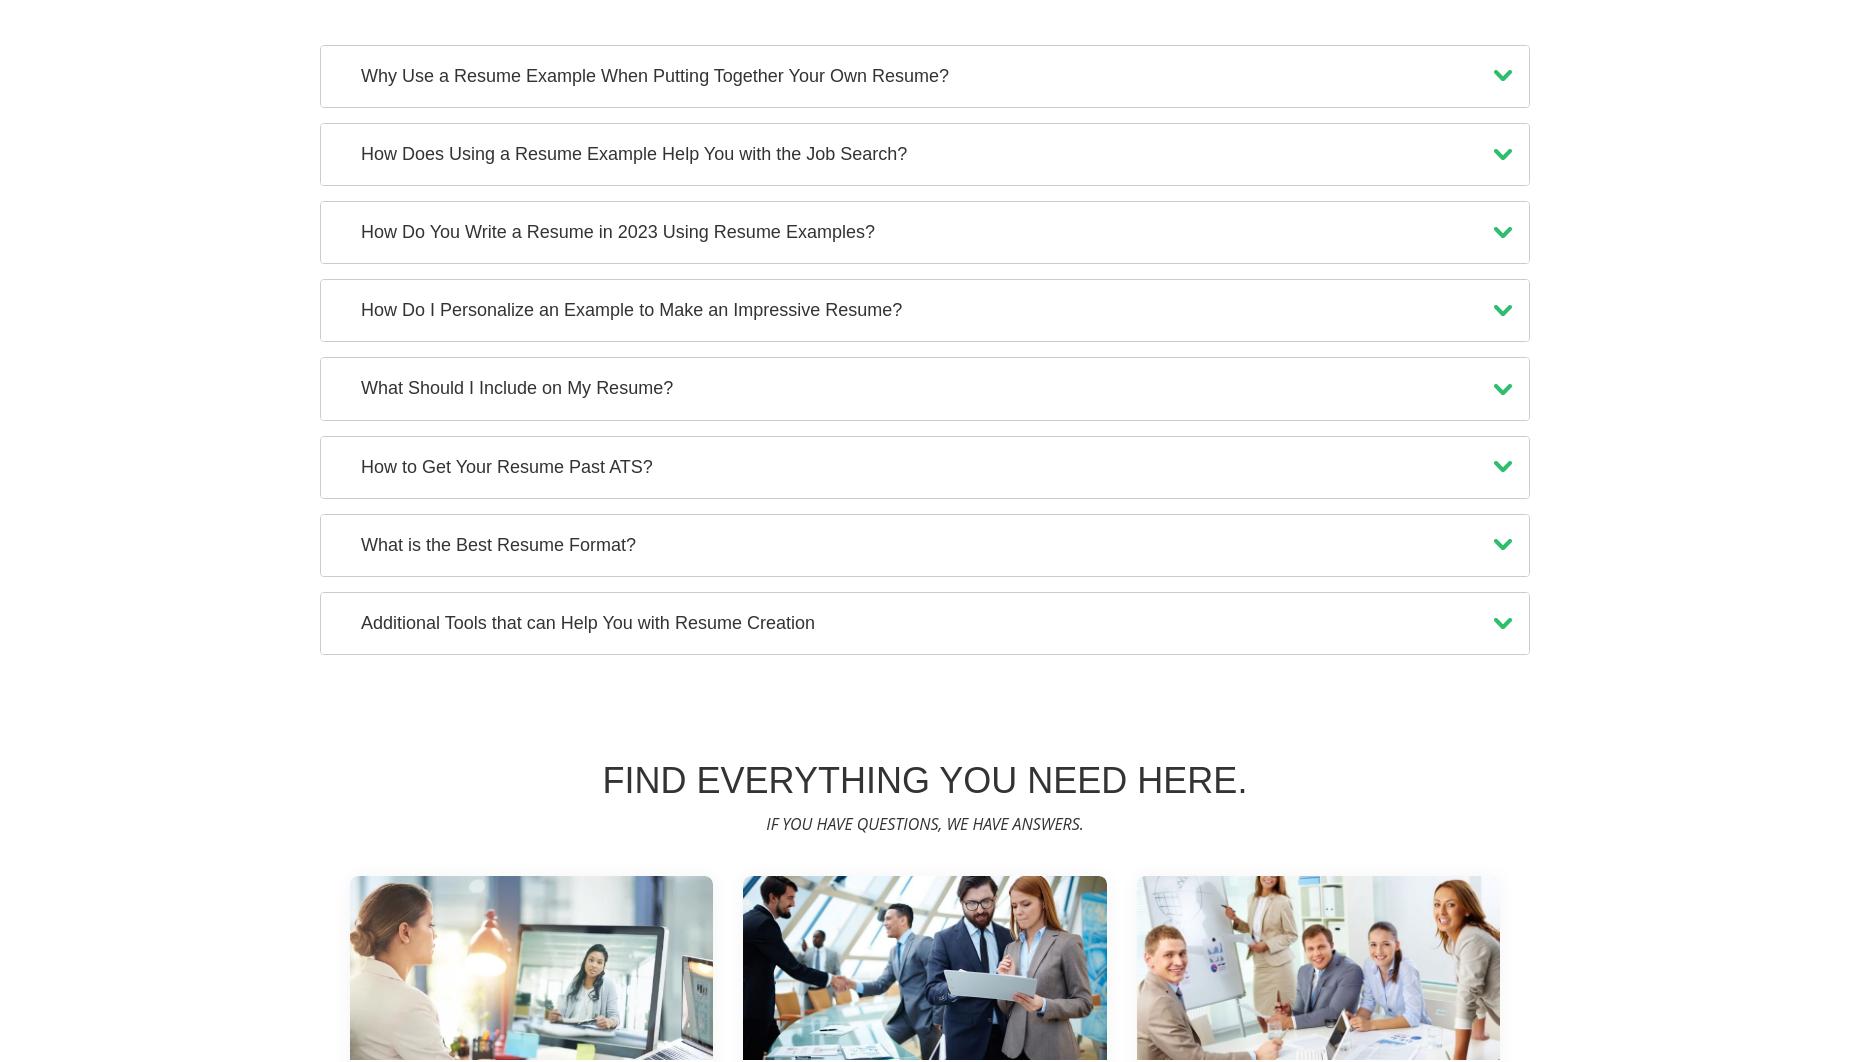  I want to click on 'How Do I Personalize an Example to Make an Impressive Resume?', so click(631, 308).